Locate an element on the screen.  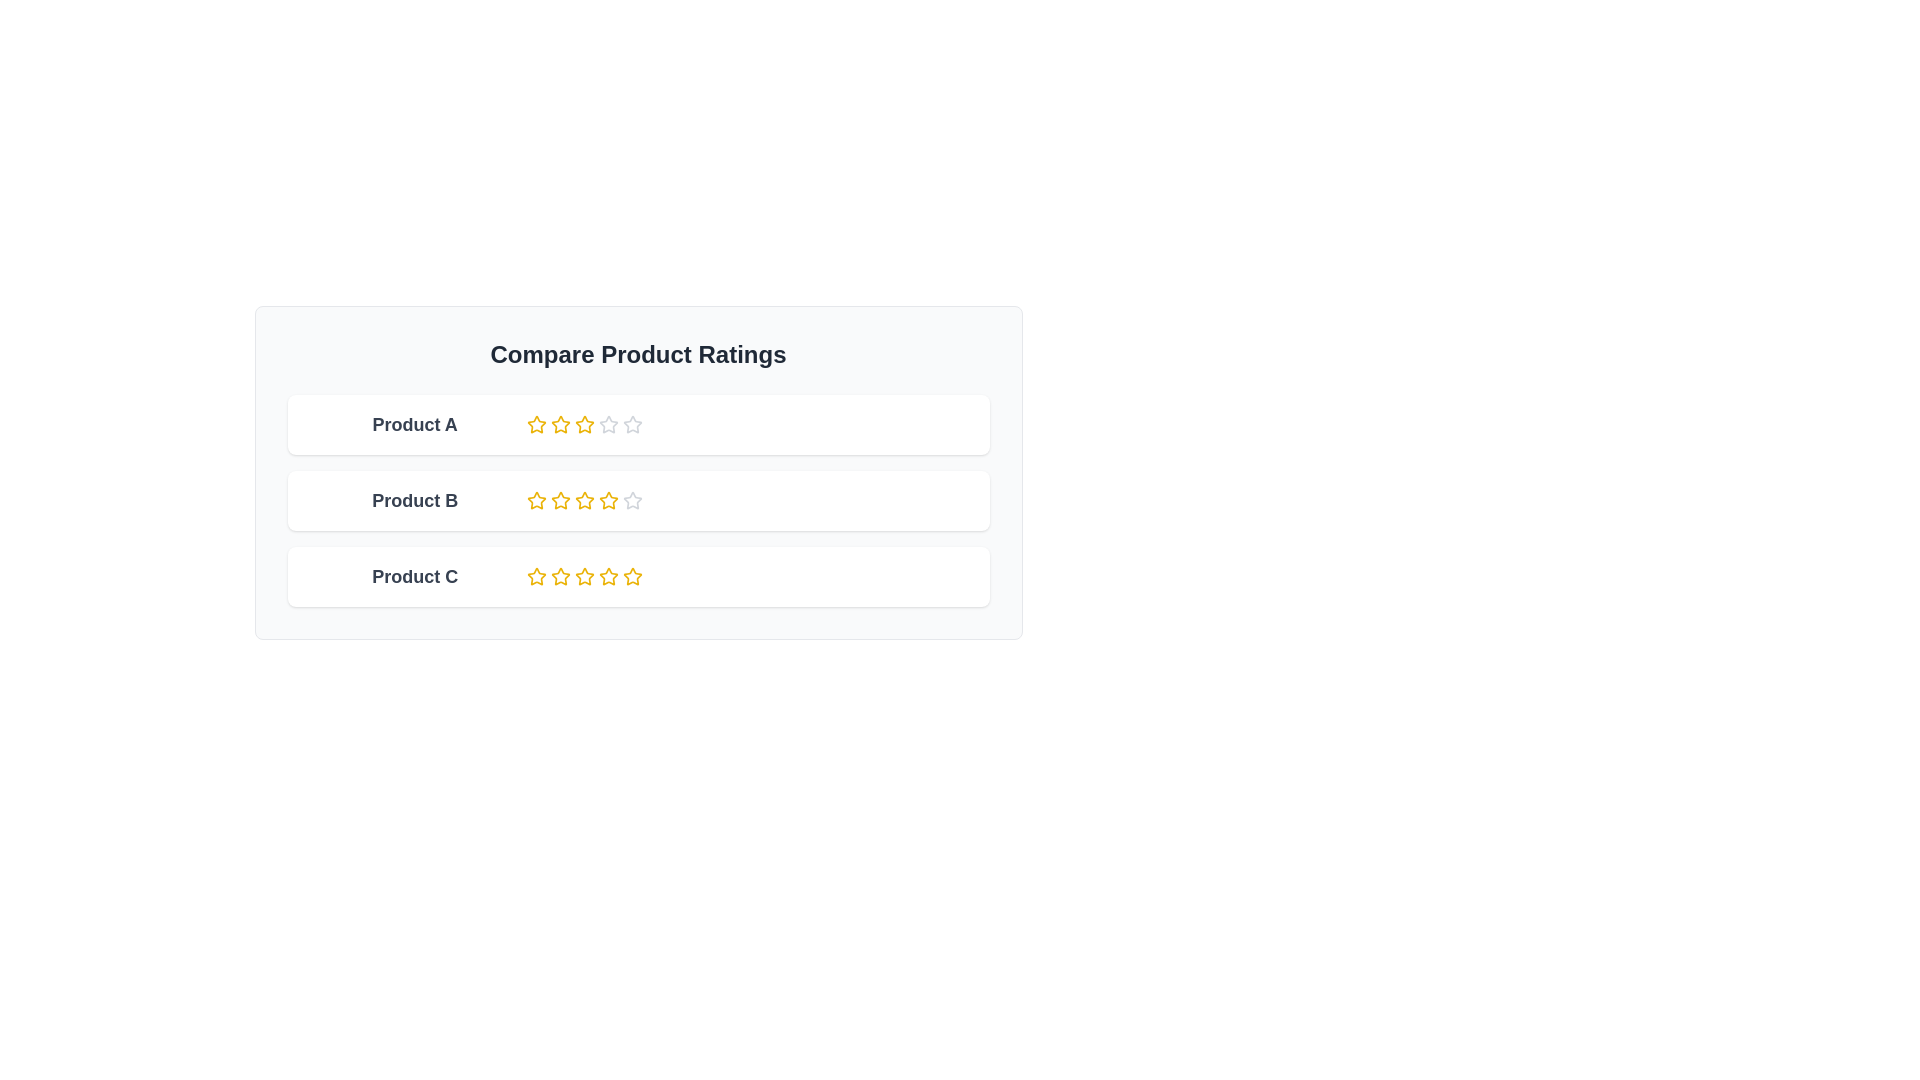
the rating display for 'Product A', which consists of a series of stars indicating a rating, located in the middle section of the rating area is located at coordinates (637, 423).